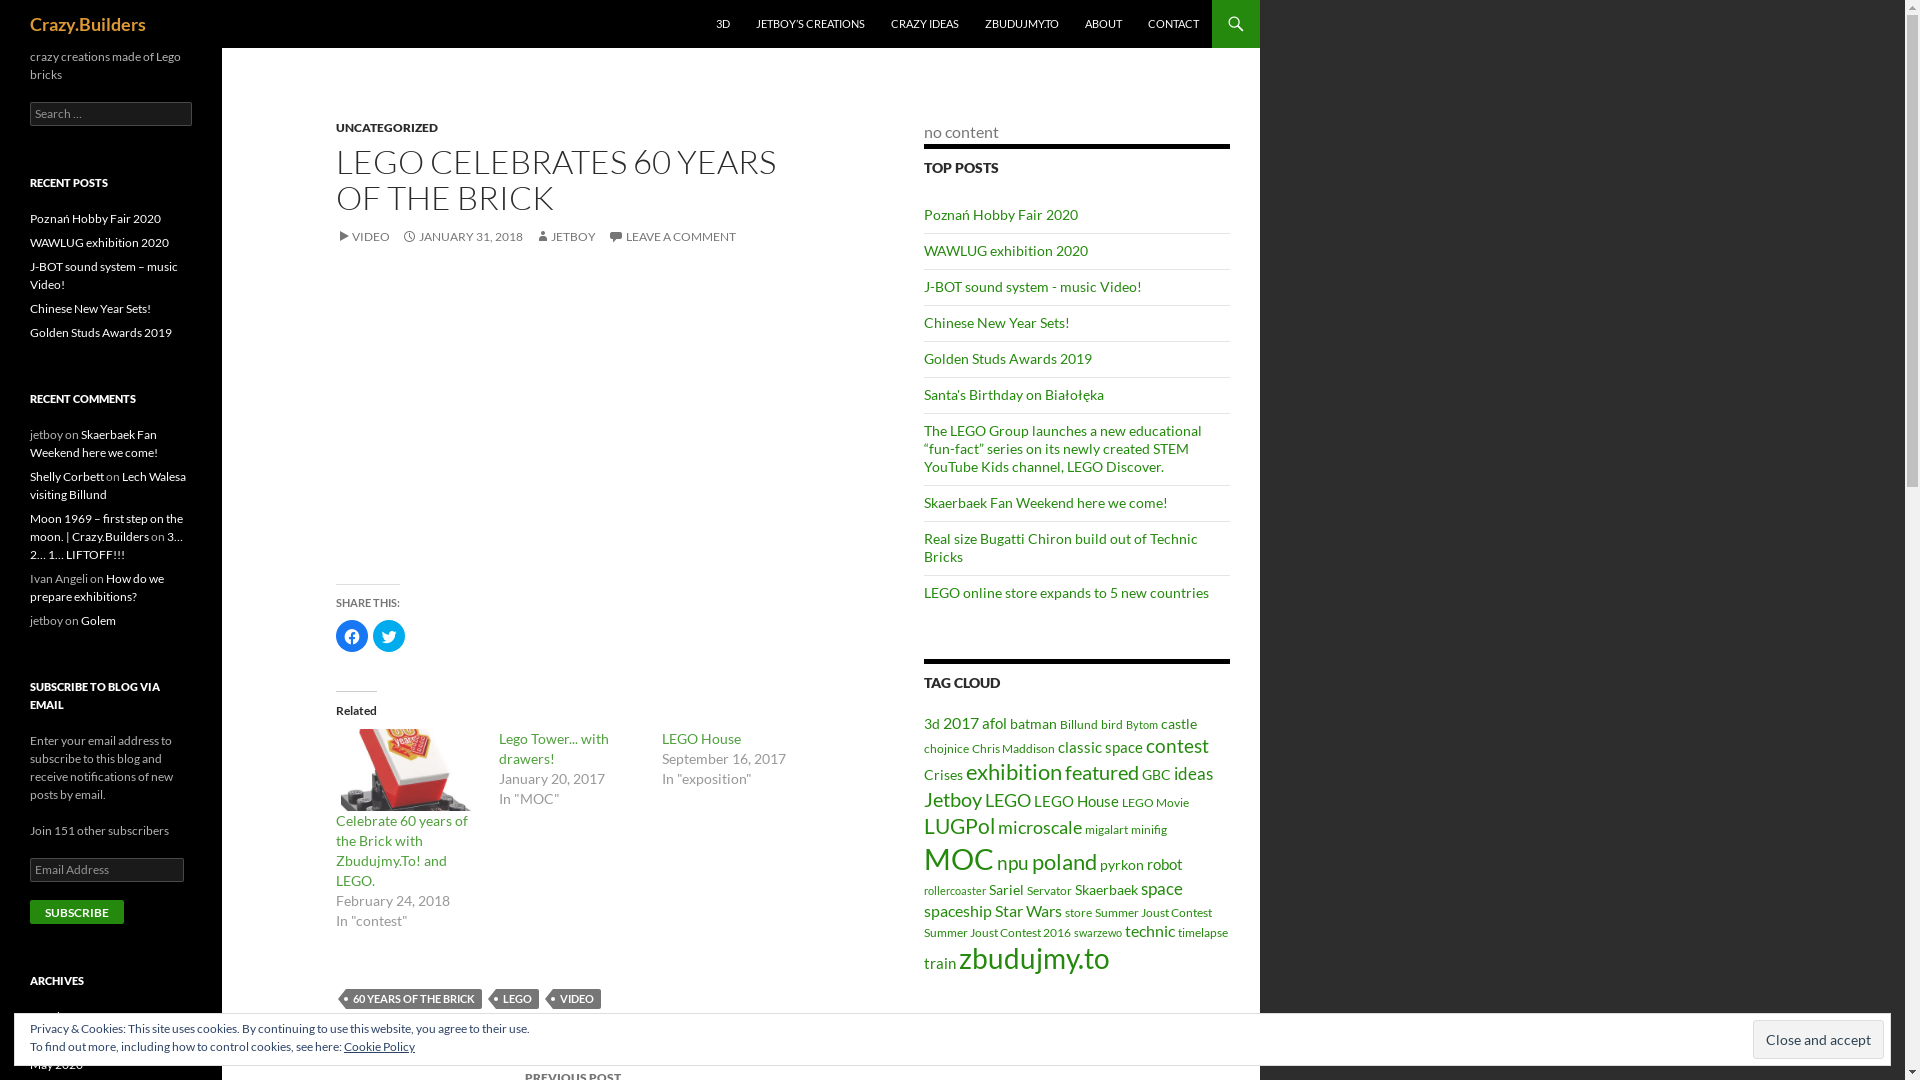 The height and width of the screenshot is (1080, 1920). Describe the element at coordinates (1124, 930) in the screenshot. I see `'technic'` at that location.